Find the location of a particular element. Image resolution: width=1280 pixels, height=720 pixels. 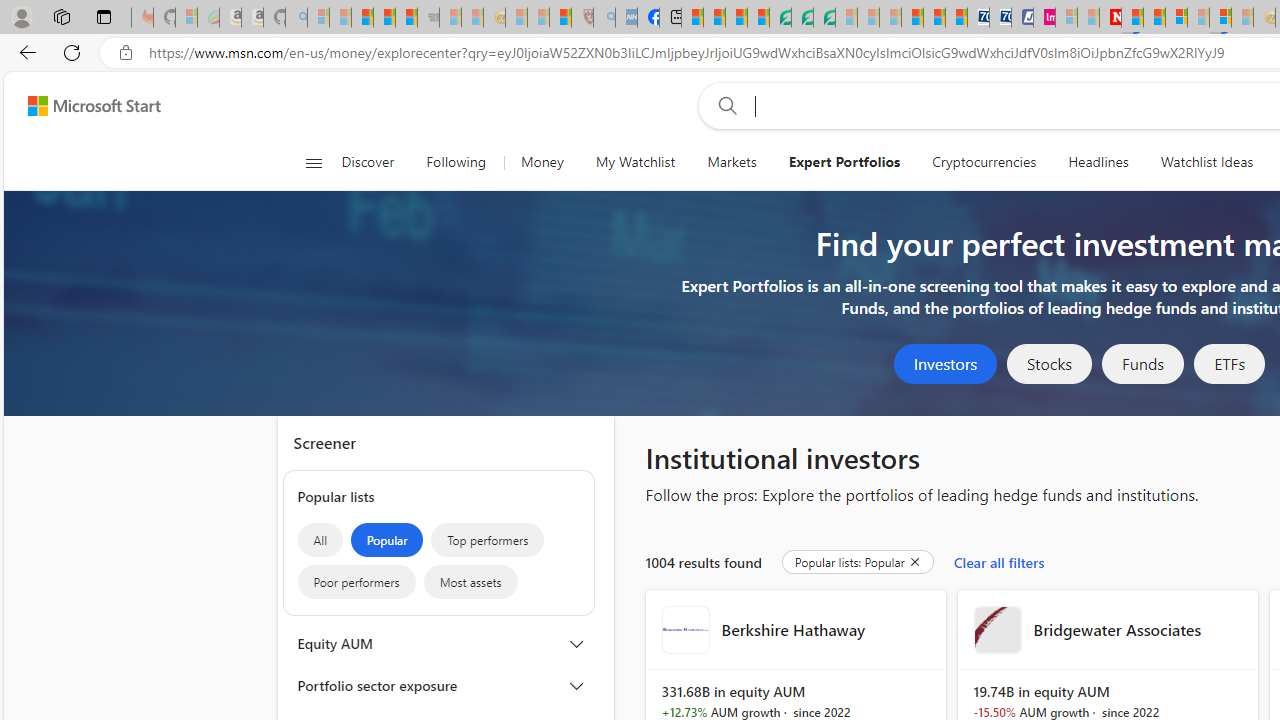

'All' is located at coordinates (320, 540).